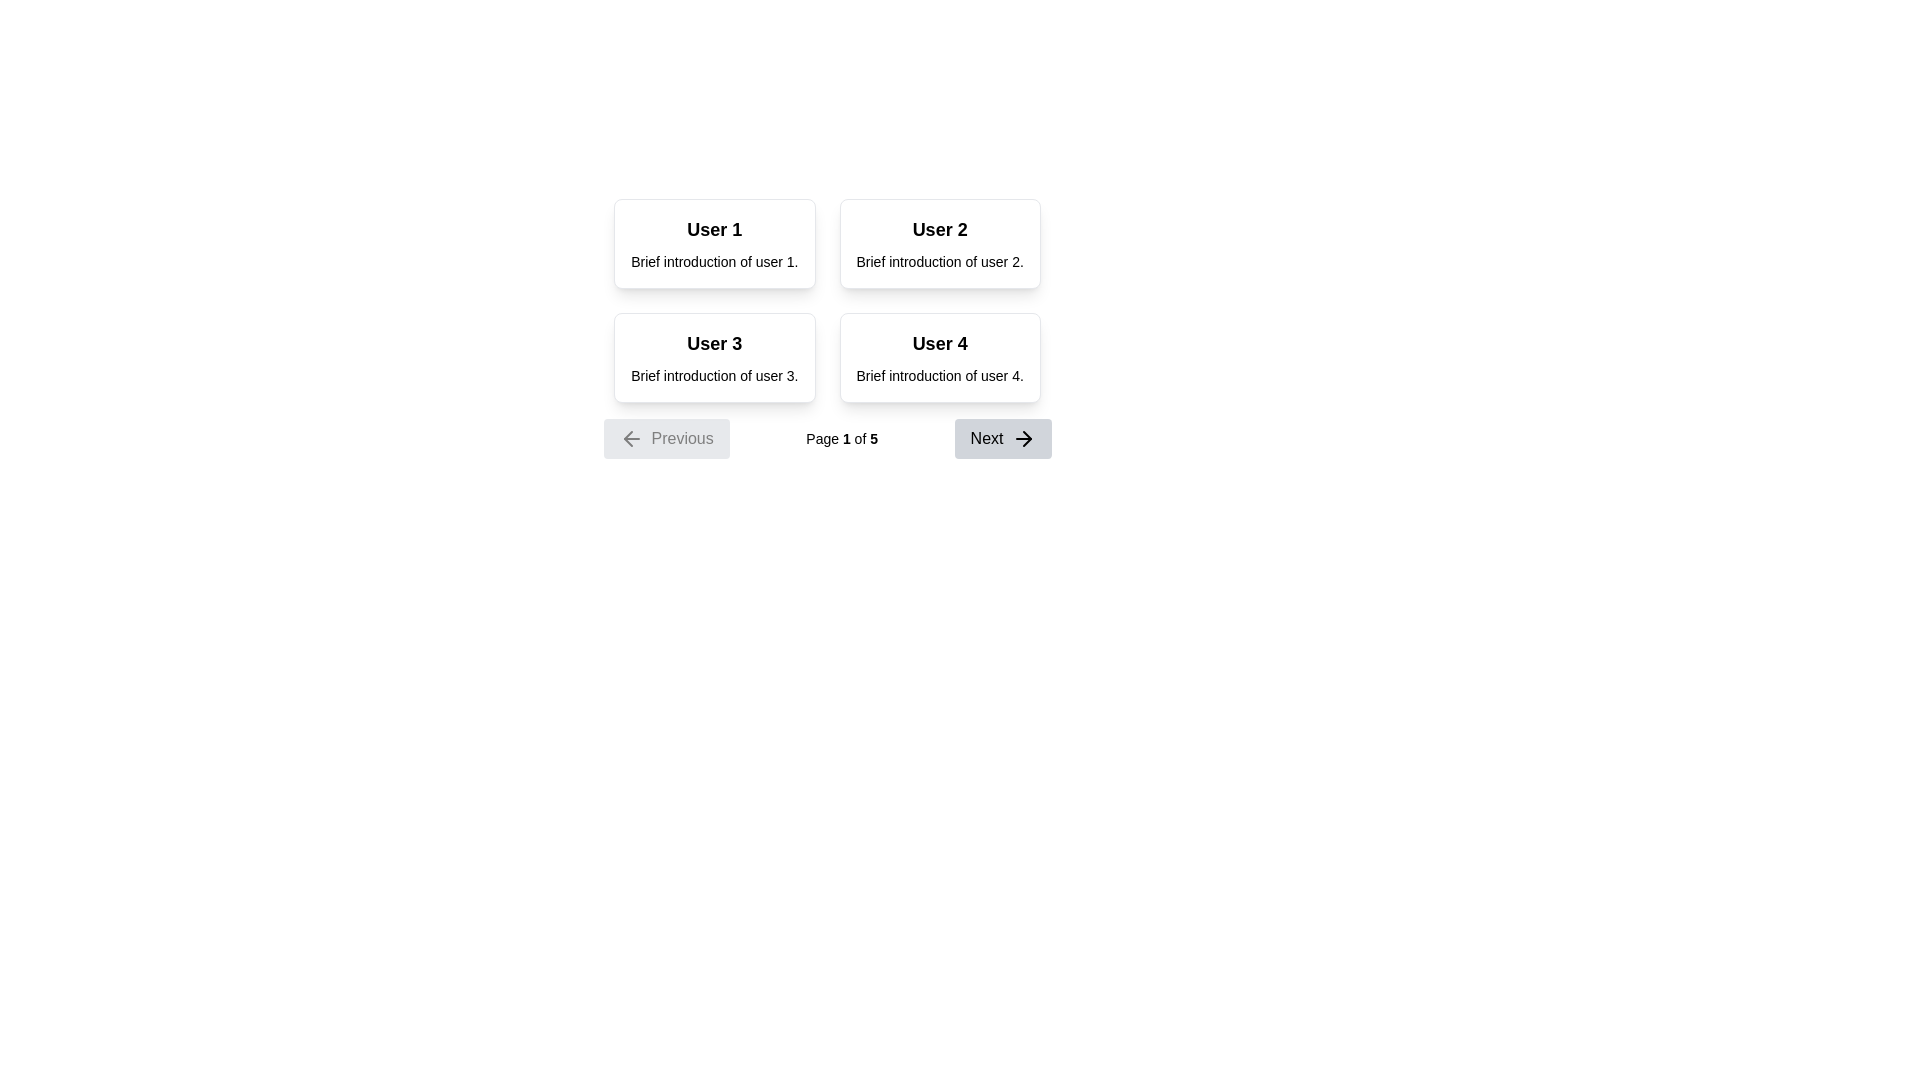 The width and height of the screenshot is (1920, 1080). Describe the element at coordinates (630, 438) in the screenshot. I see `the left-pointing arrow icon within the 'Previous' navigation button` at that location.